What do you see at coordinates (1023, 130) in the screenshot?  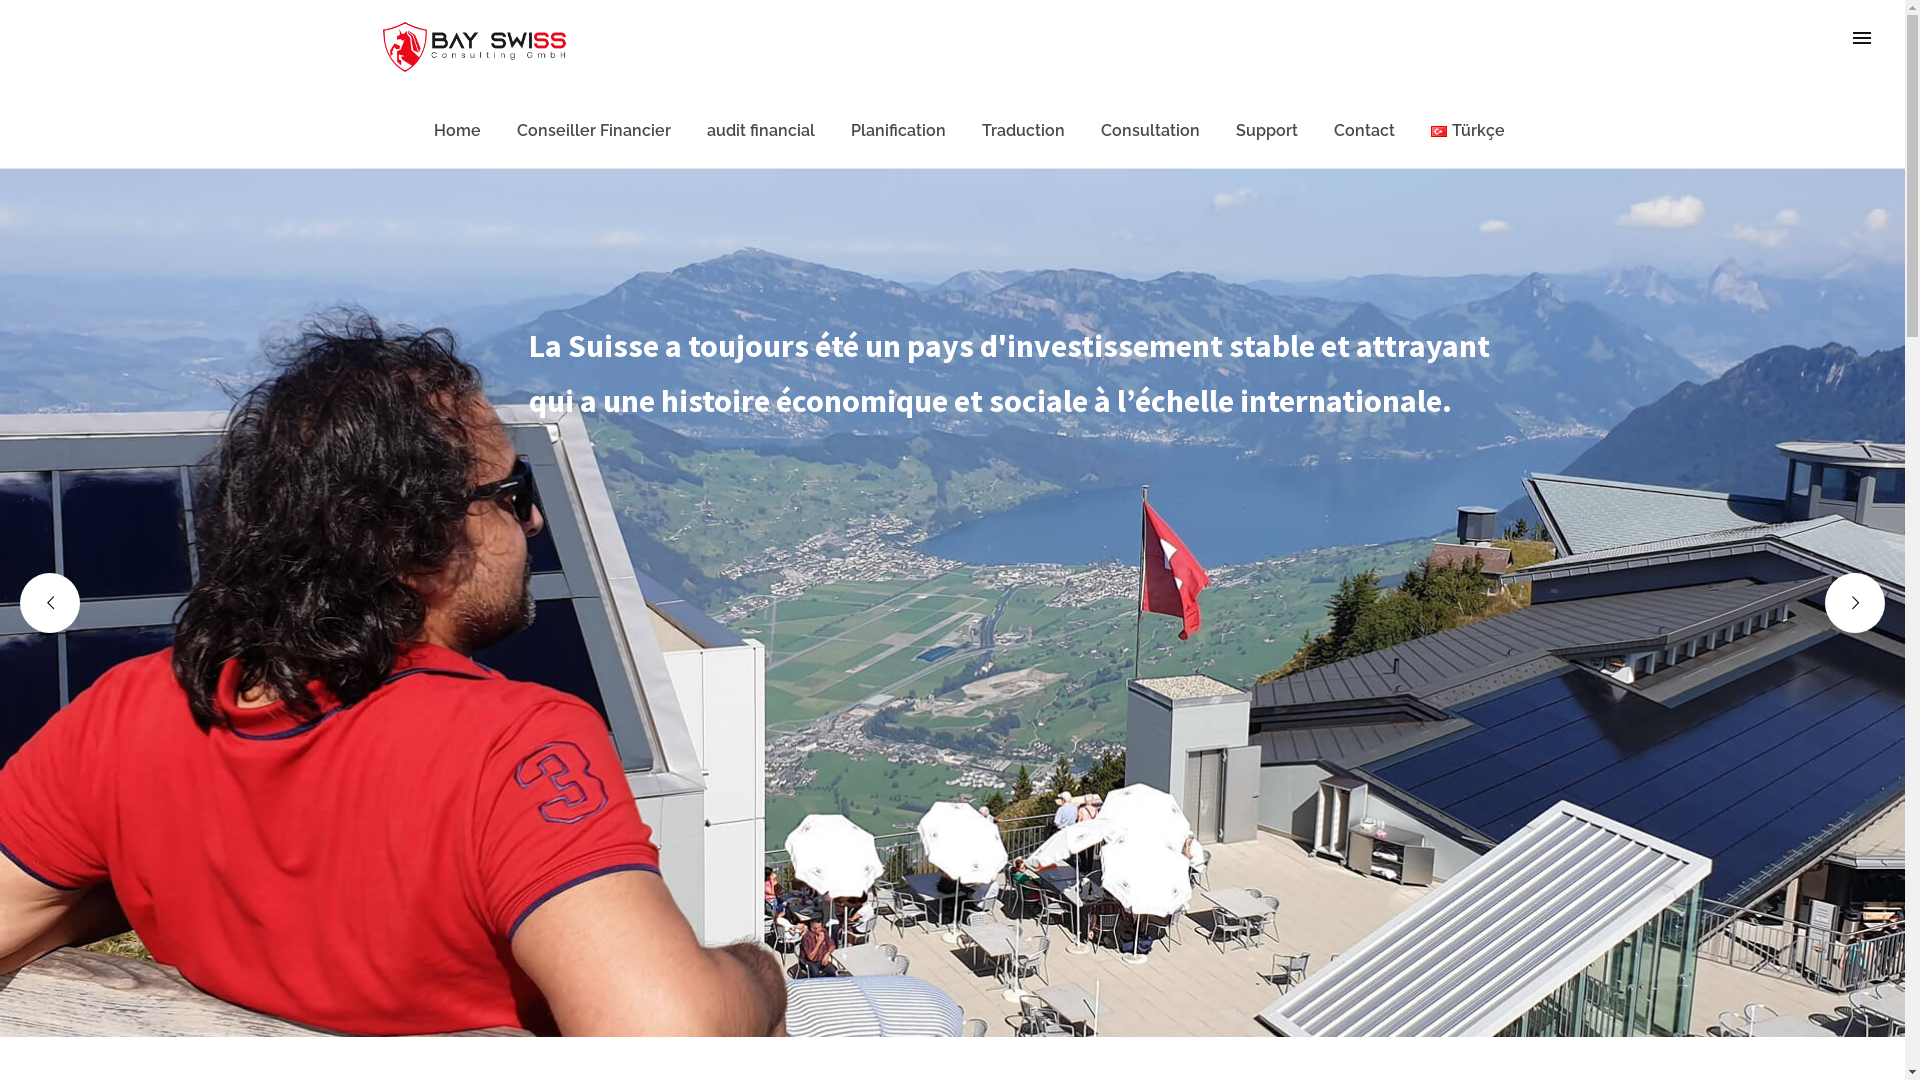 I see `'Traduction'` at bounding box center [1023, 130].